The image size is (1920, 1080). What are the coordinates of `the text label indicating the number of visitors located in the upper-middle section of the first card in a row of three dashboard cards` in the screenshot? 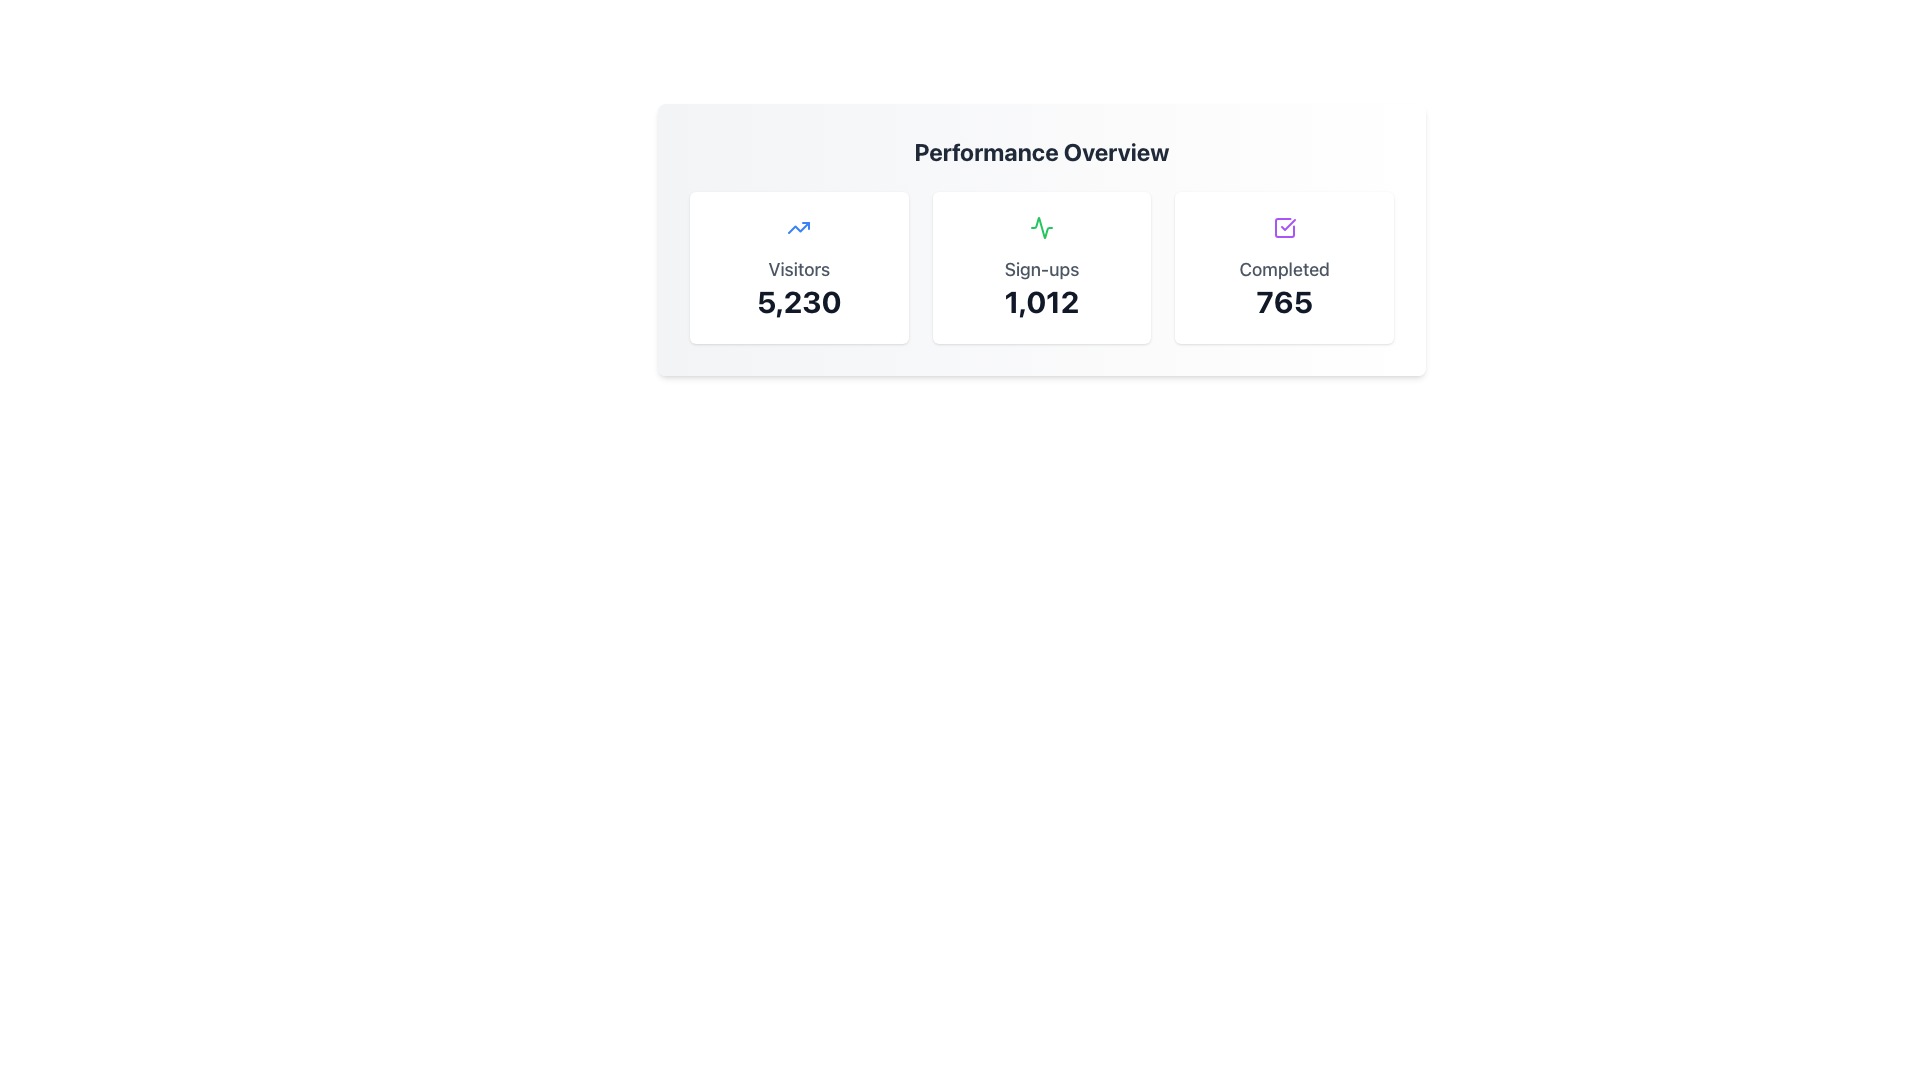 It's located at (798, 270).